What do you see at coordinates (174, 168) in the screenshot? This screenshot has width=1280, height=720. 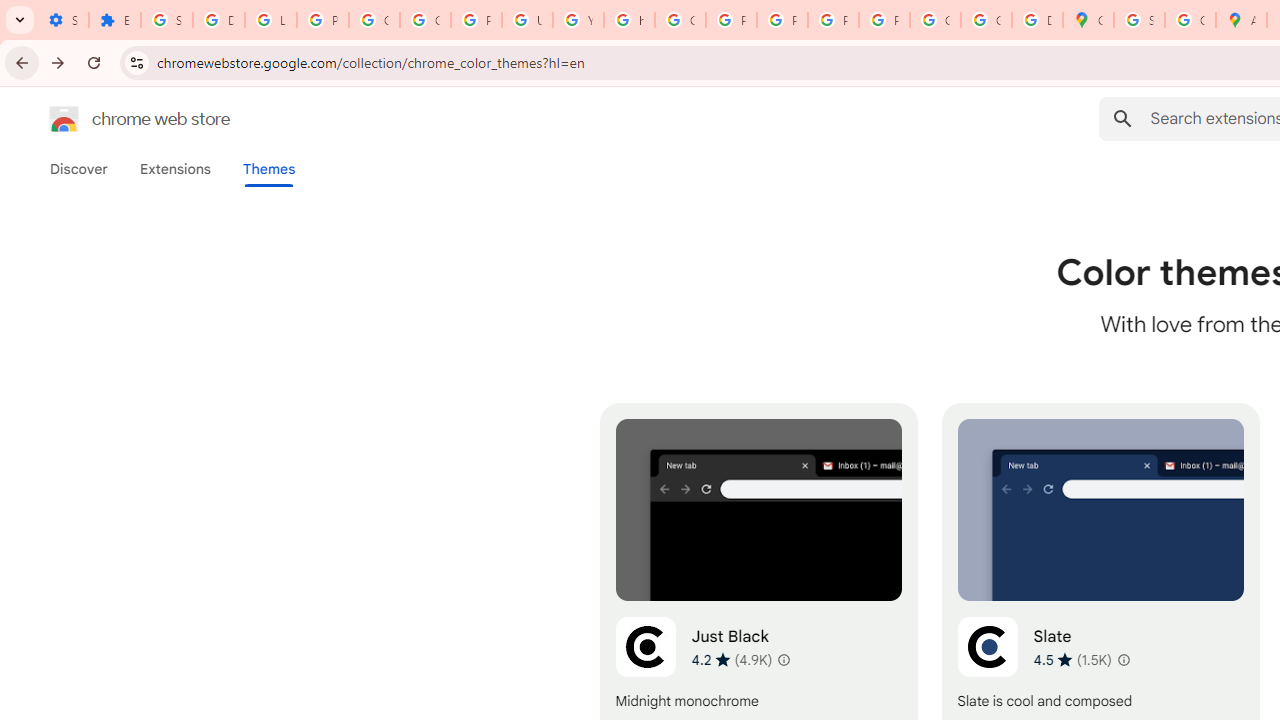 I see `'Extensions'` at bounding box center [174, 168].